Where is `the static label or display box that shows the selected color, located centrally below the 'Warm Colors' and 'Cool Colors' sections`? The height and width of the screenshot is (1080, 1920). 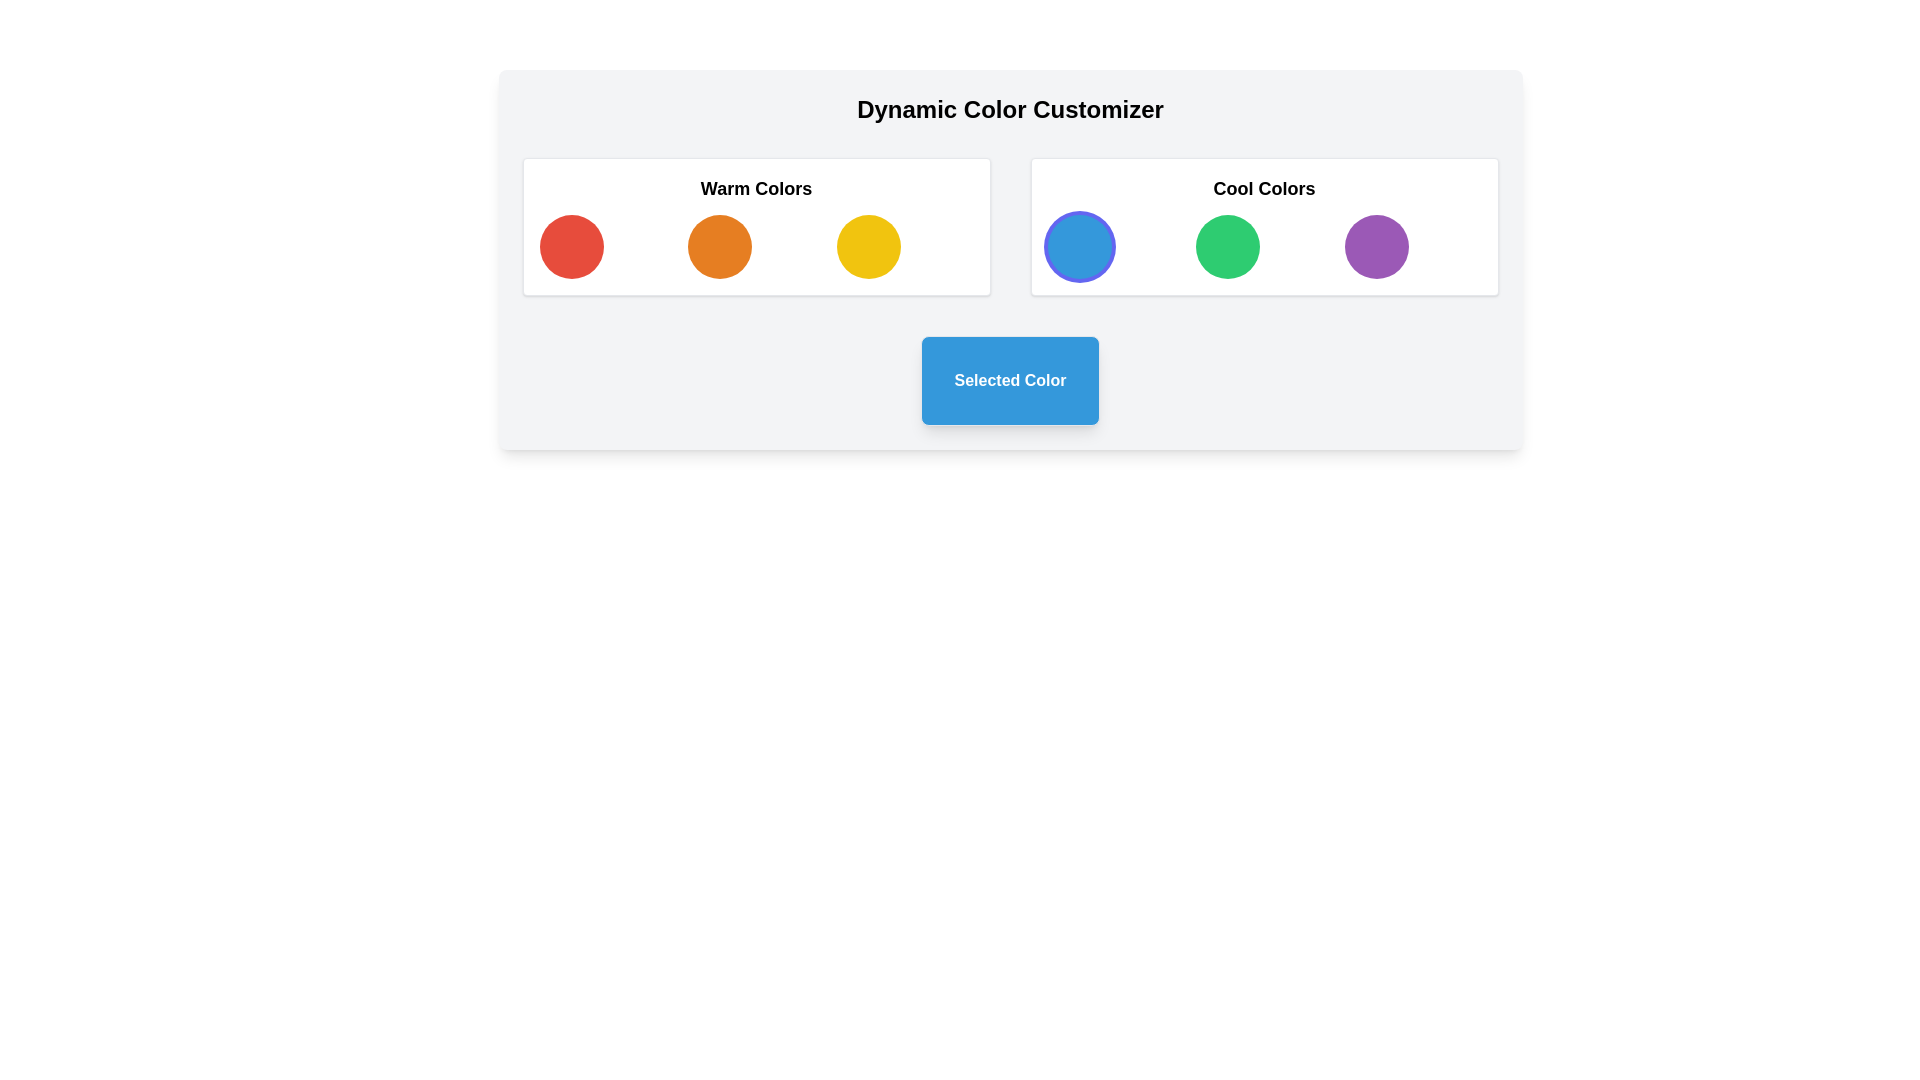
the static label or display box that shows the selected color, located centrally below the 'Warm Colors' and 'Cool Colors' sections is located at coordinates (1010, 381).